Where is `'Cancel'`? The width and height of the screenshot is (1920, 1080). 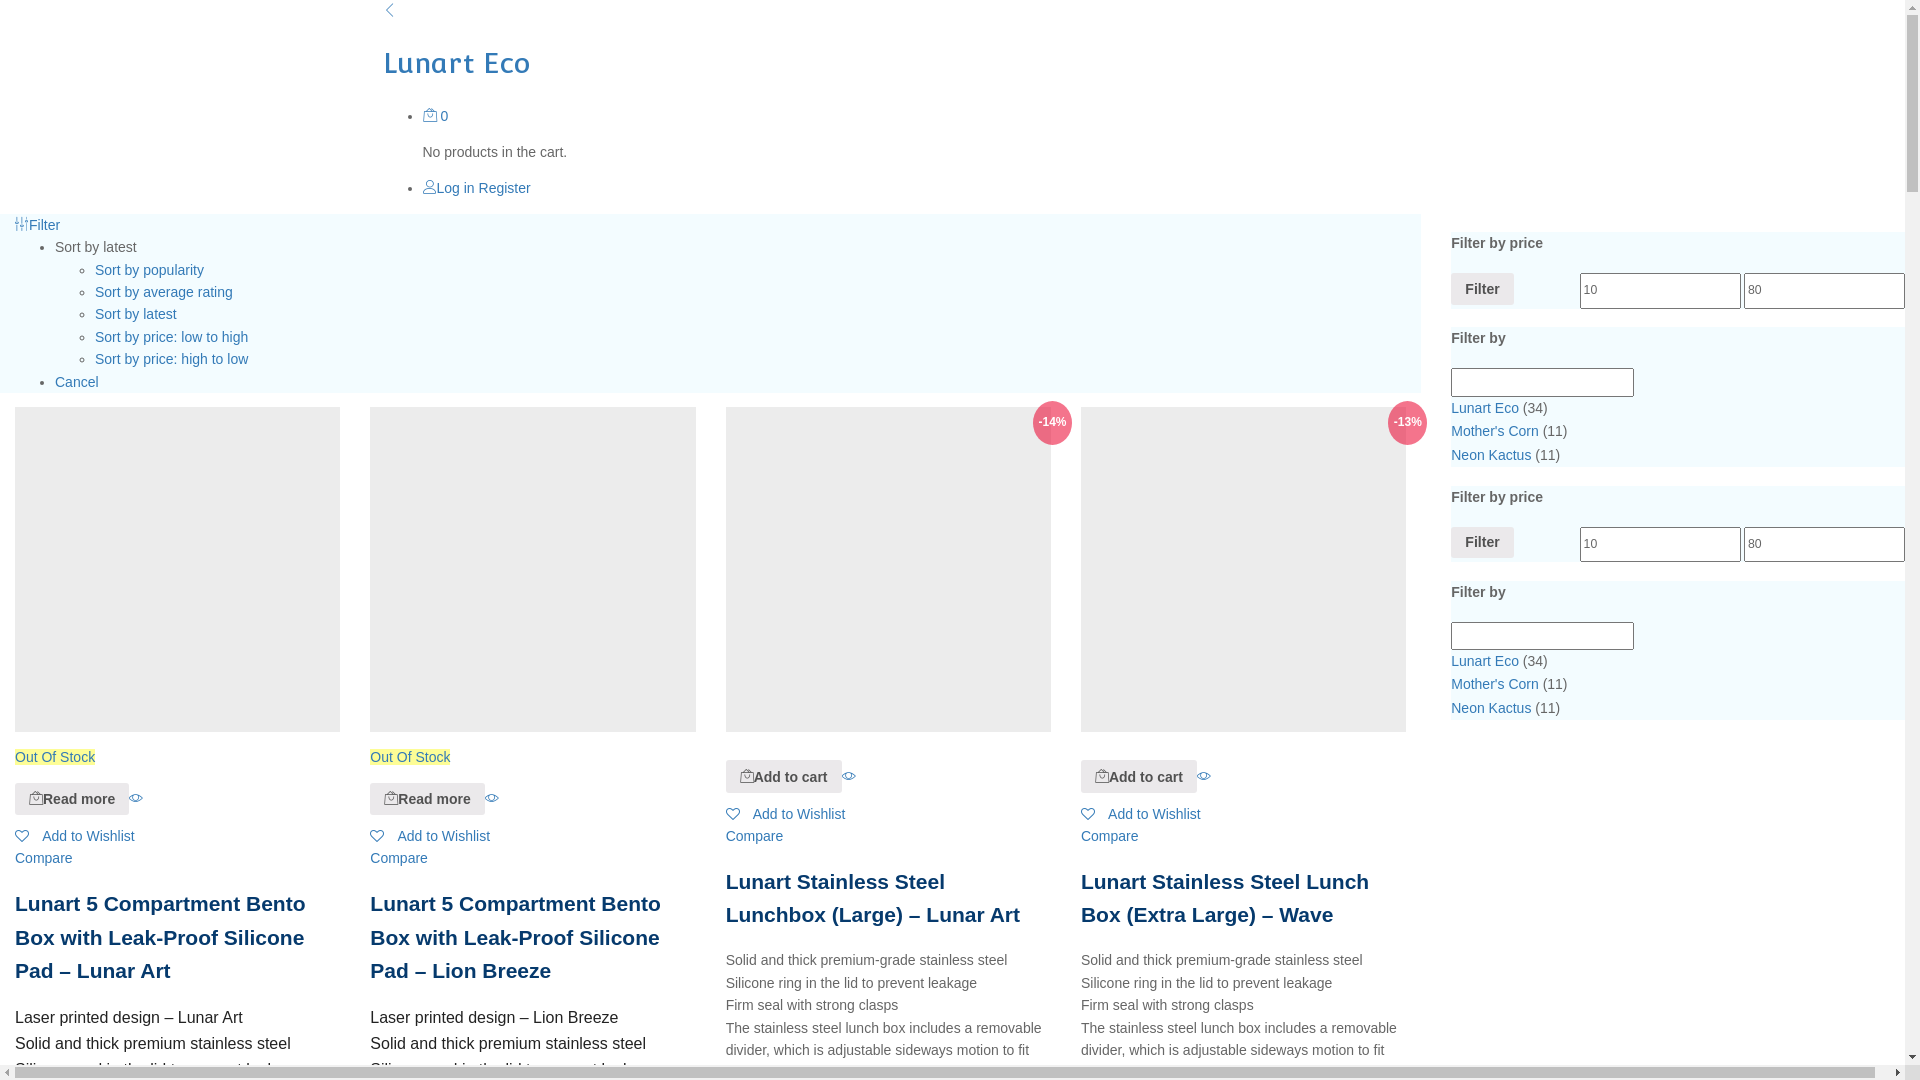 'Cancel' is located at coordinates (76, 381).